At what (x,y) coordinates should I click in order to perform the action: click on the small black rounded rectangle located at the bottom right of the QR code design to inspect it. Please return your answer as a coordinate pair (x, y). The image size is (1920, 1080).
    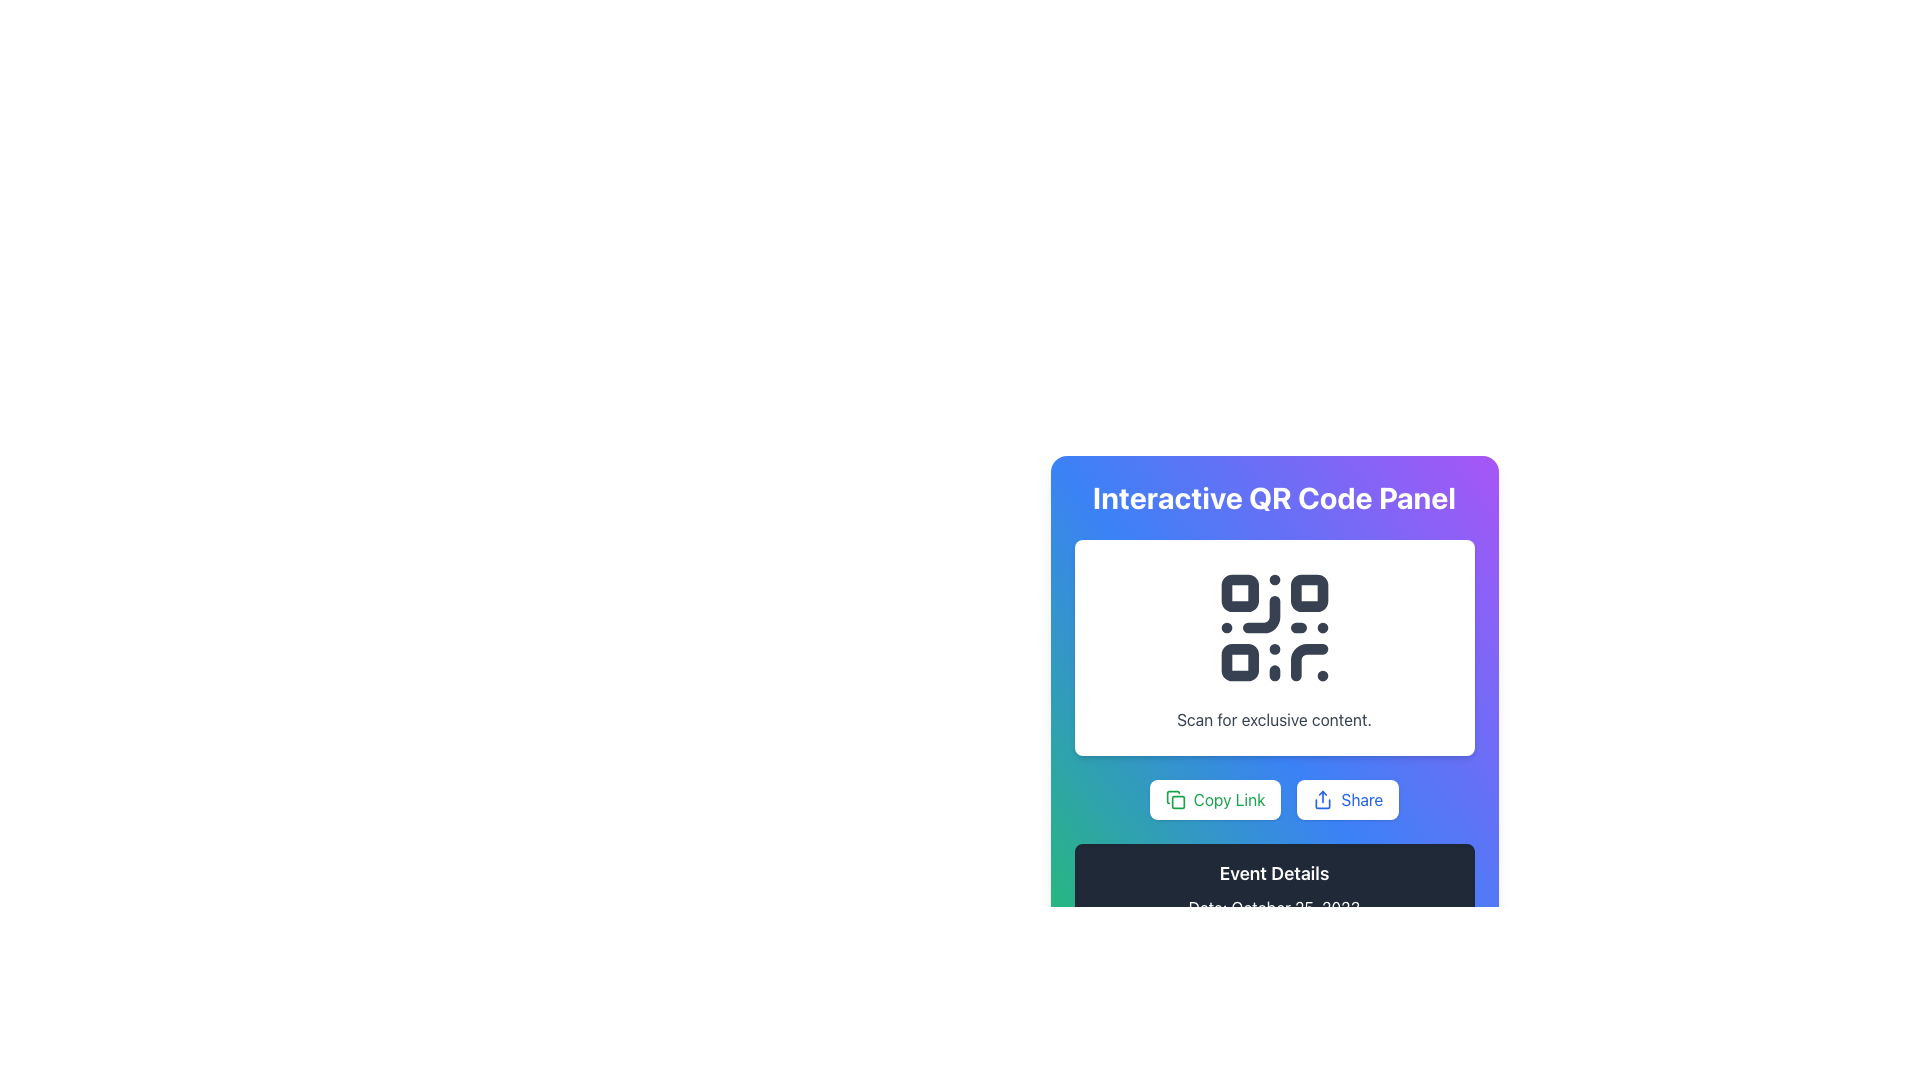
    Looking at the image, I should click on (1309, 662).